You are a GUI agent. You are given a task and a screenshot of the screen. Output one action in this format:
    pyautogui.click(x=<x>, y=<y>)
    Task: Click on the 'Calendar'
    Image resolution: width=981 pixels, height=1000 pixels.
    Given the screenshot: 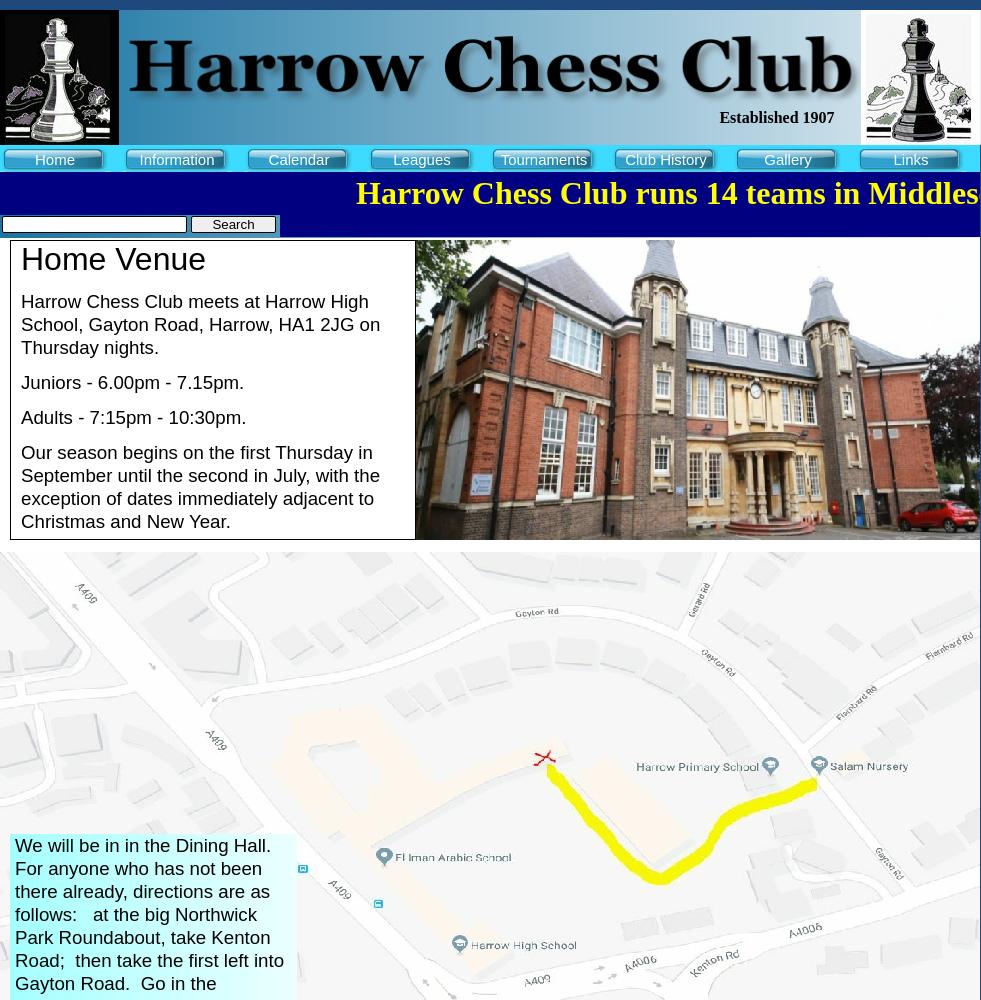 What is the action you would take?
    pyautogui.click(x=267, y=159)
    